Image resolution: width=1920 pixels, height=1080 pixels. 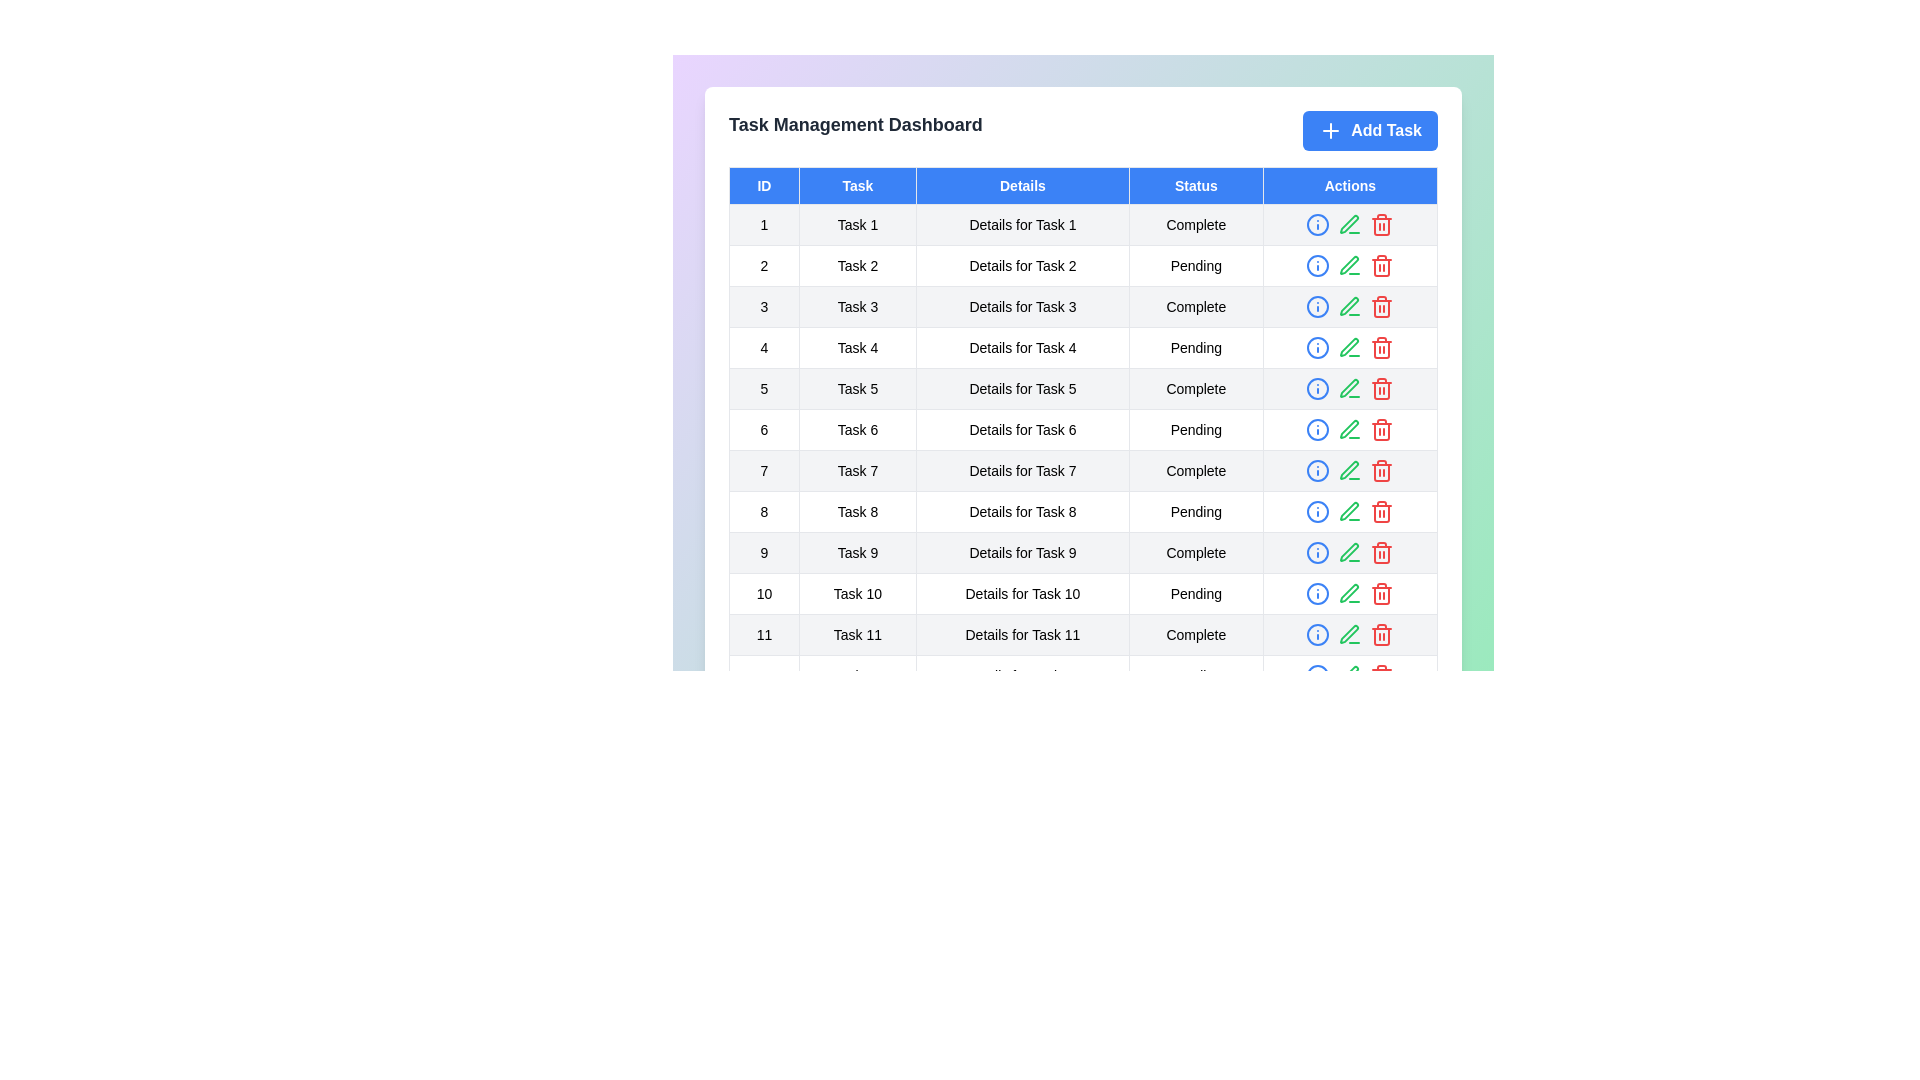 I want to click on the column header to sort tasks by Task, so click(x=857, y=185).